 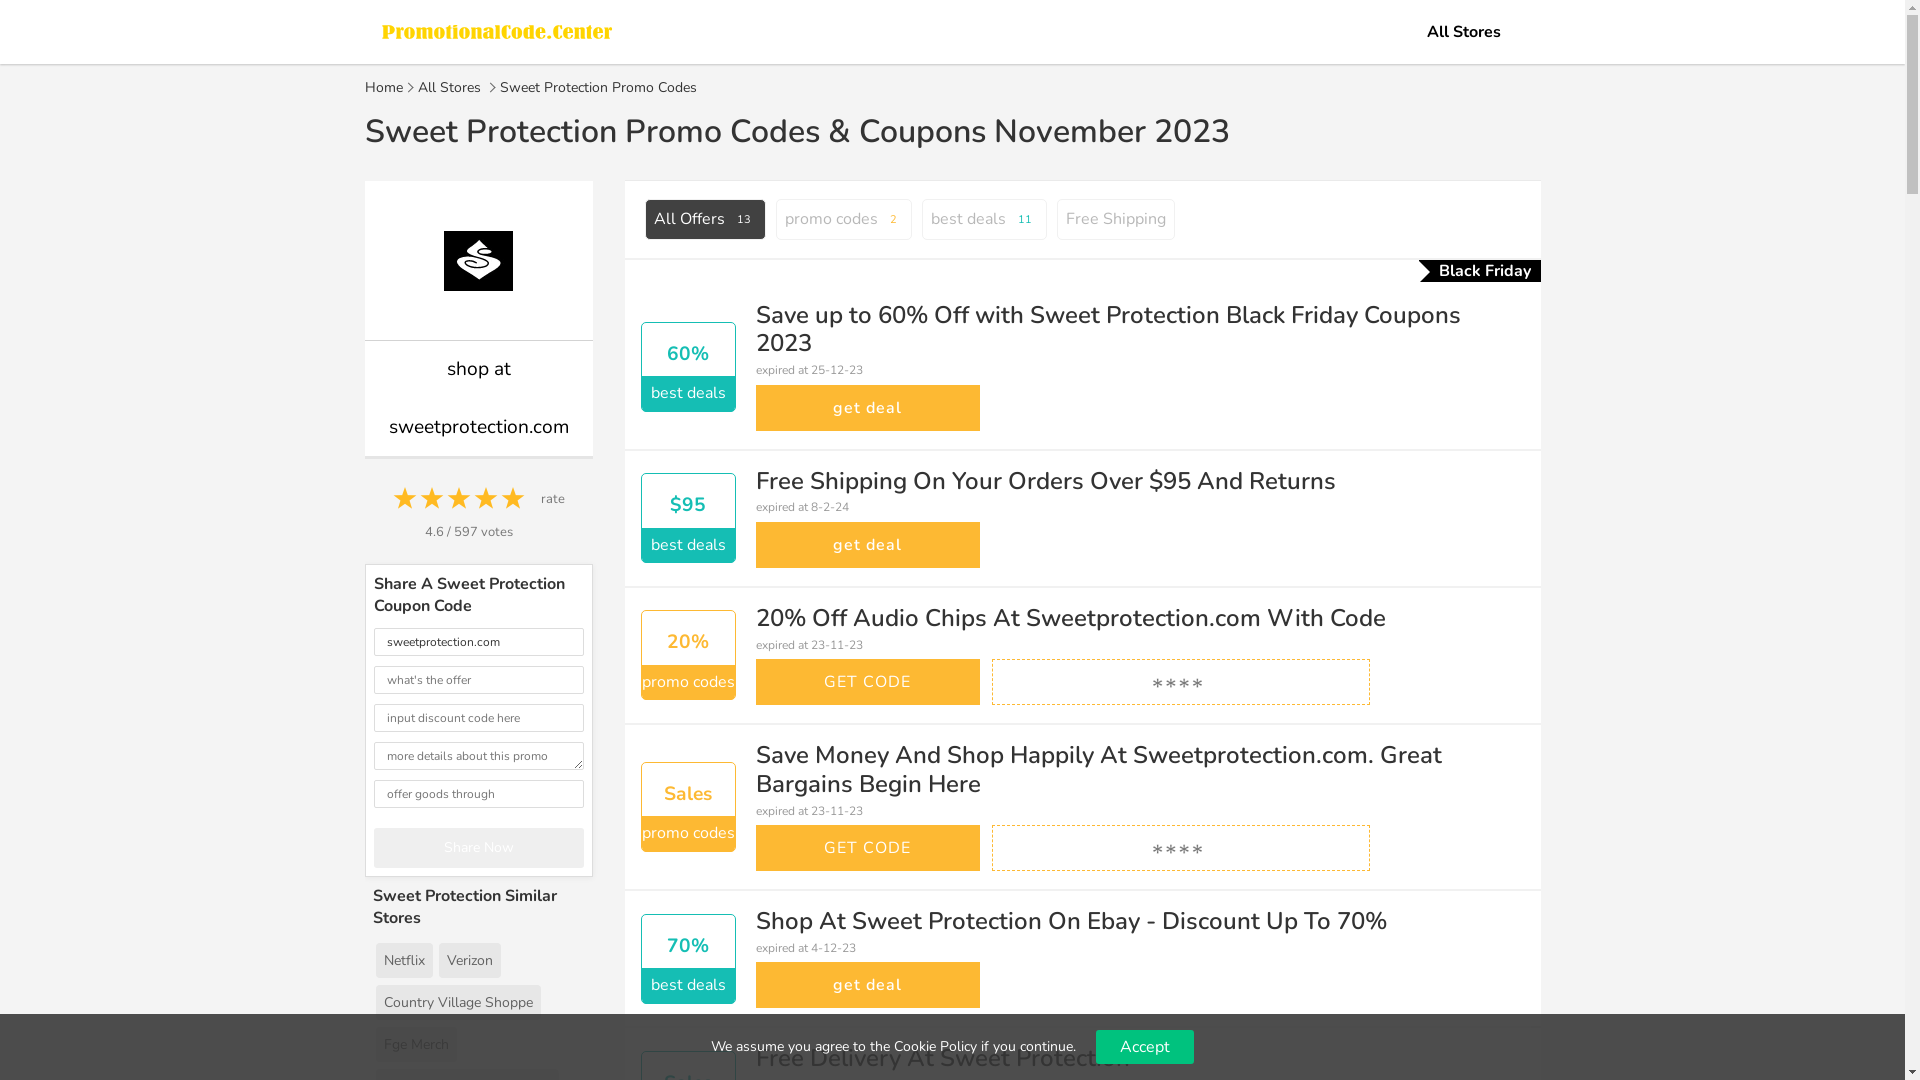 What do you see at coordinates (1094, 1045) in the screenshot?
I see `'Accept'` at bounding box center [1094, 1045].